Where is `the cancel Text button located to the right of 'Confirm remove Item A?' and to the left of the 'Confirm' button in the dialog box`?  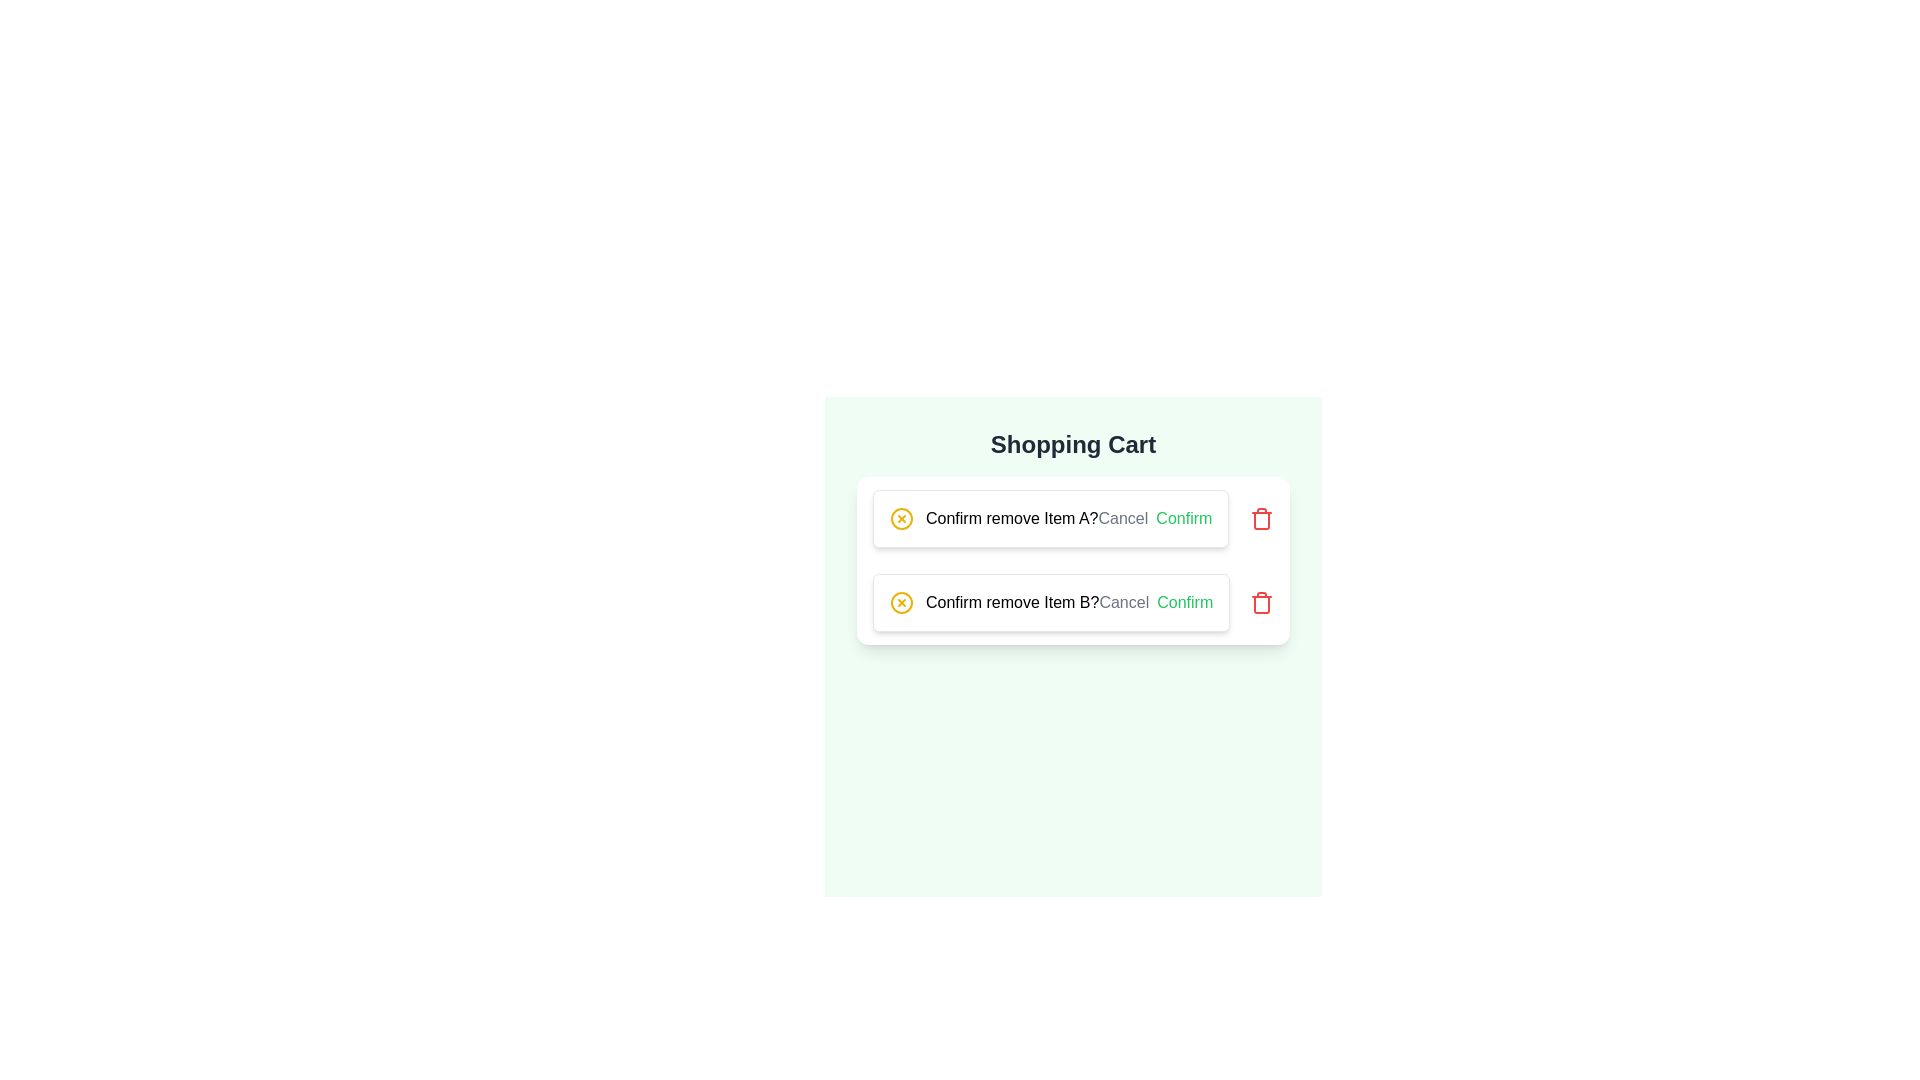 the cancel Text button located to the right of 'Confirm remove Item A?' and to the left of the 'Confirm' button in the dialog box is located at coordinates (1123, 518).